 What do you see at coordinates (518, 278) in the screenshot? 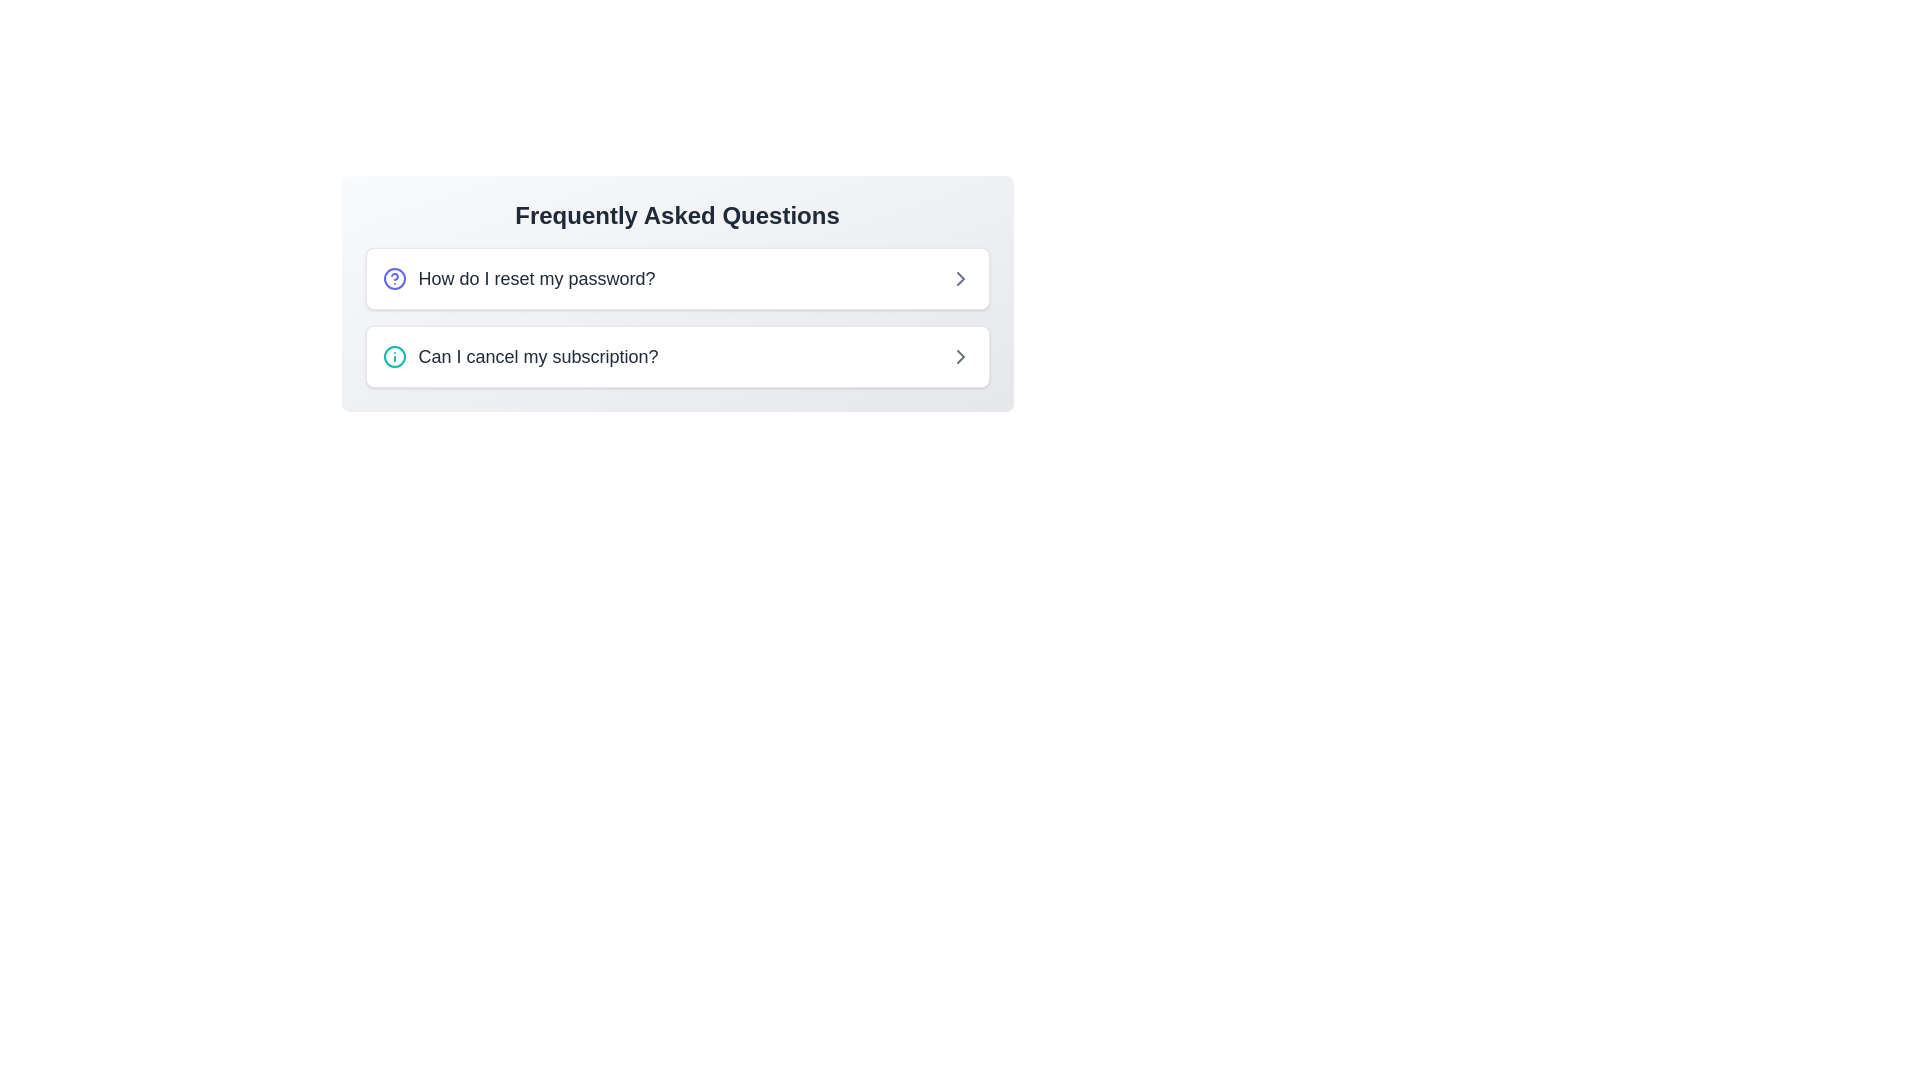
I see `the question text 'How do I reset my password?' in the first list item of the frequently asked questions section` at bounding box center [518, 278].